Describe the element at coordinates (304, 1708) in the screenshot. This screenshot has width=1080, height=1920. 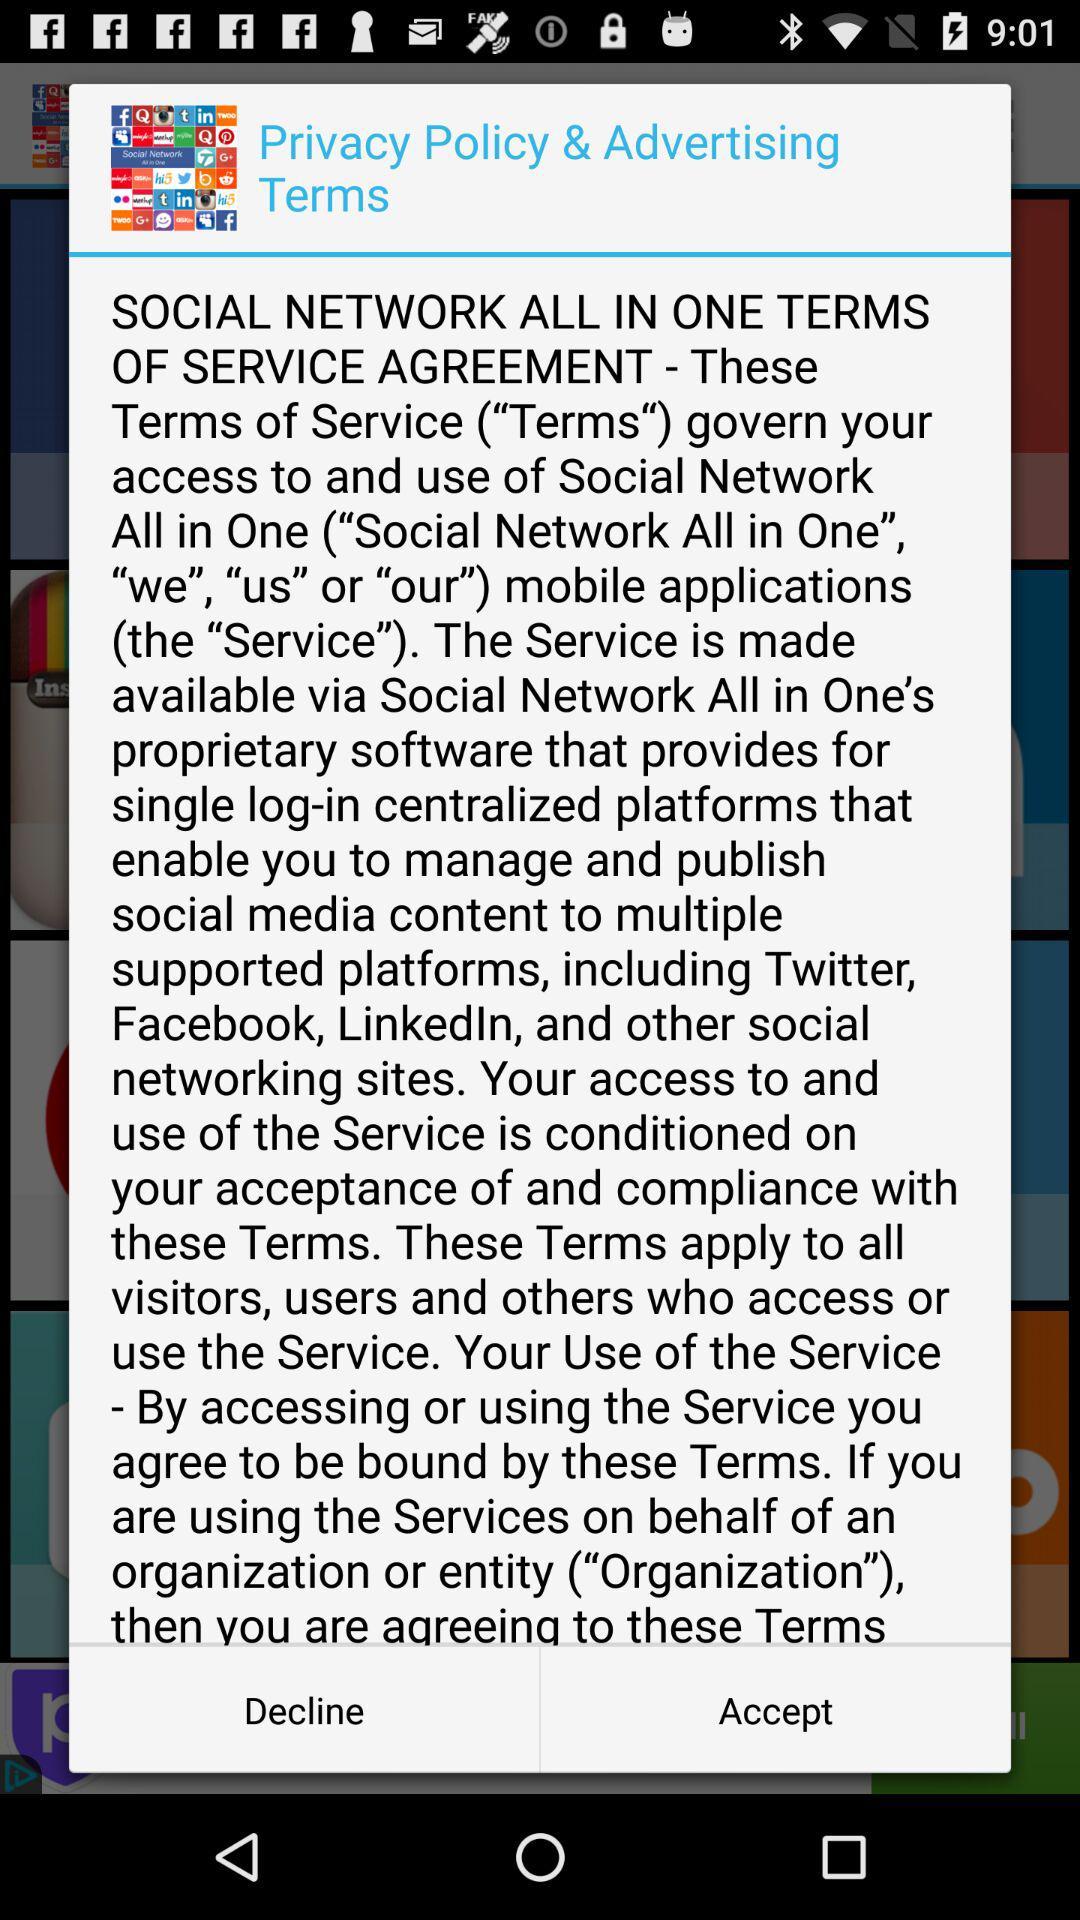
I see `the decline at the bottom left corner` at that location.